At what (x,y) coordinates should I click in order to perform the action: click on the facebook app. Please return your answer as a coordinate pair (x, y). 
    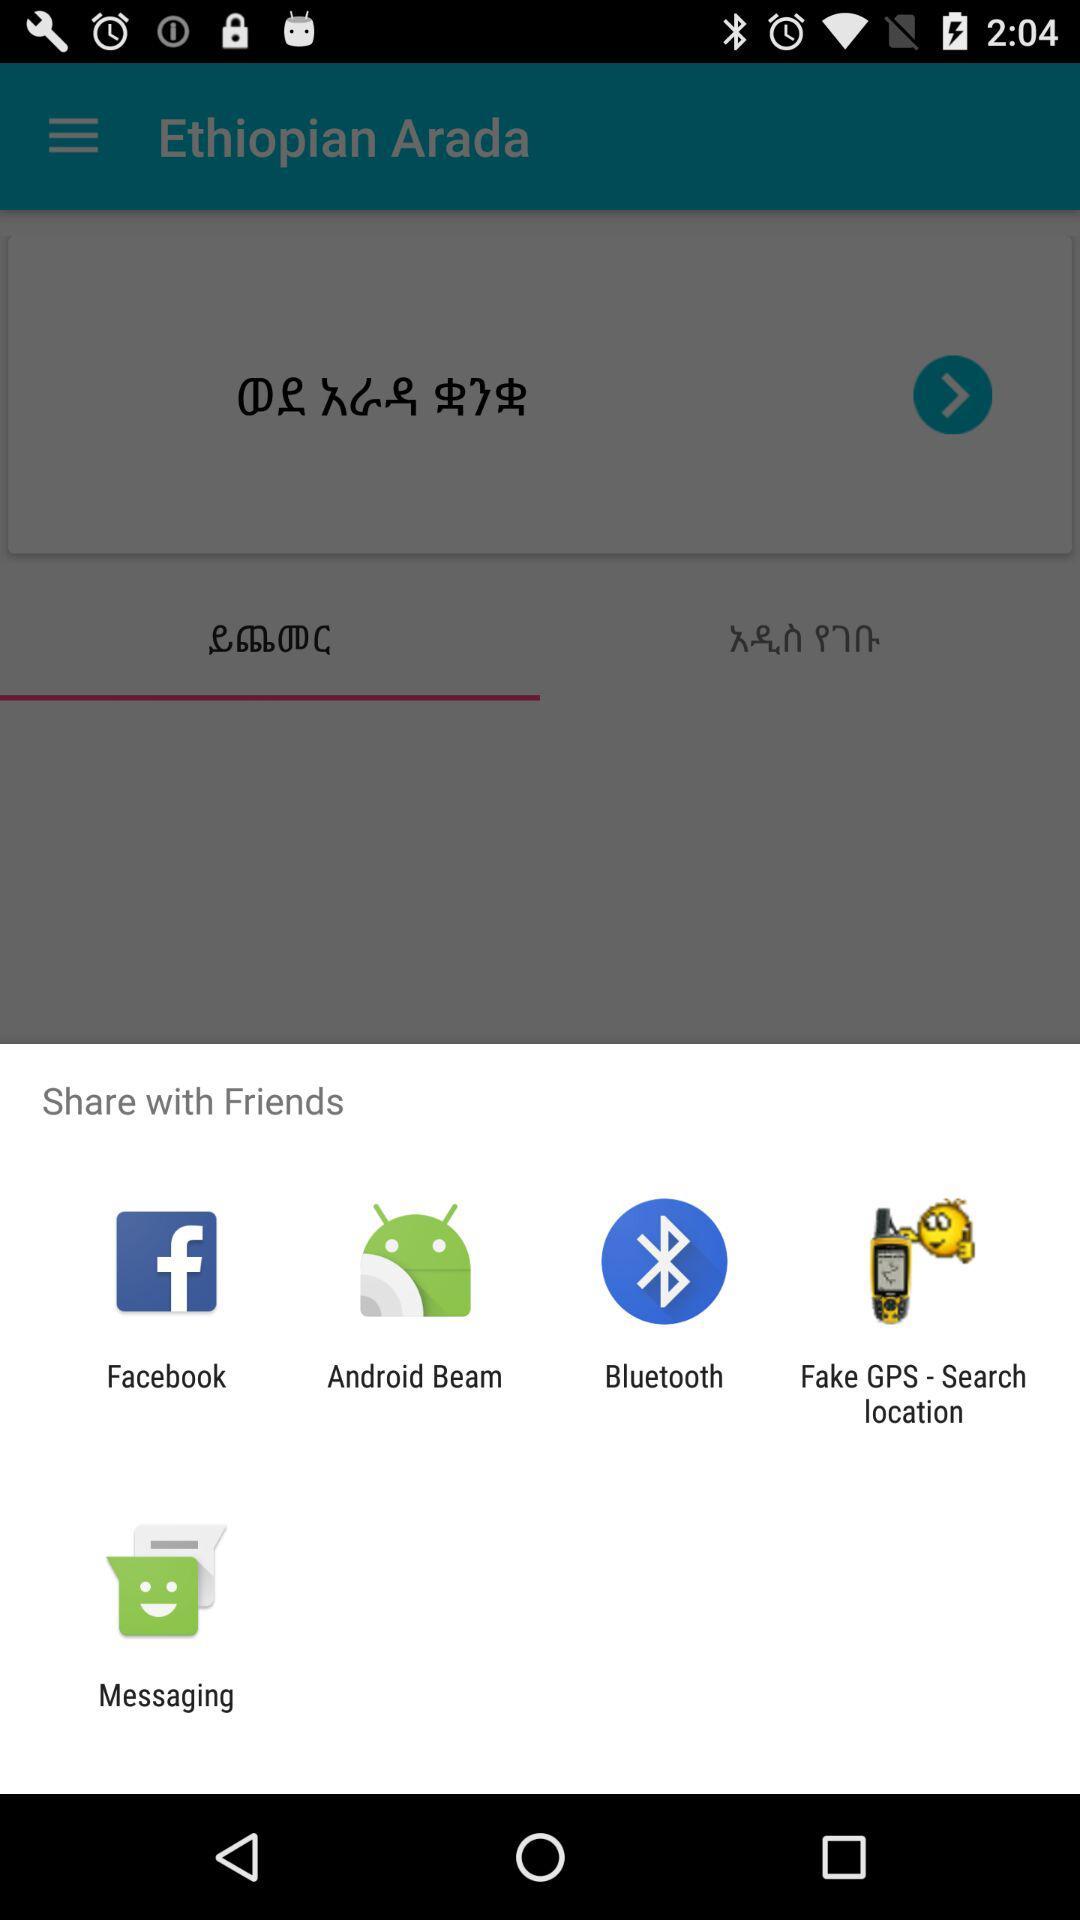
    Looking at the image, I should click on (165, 1392).